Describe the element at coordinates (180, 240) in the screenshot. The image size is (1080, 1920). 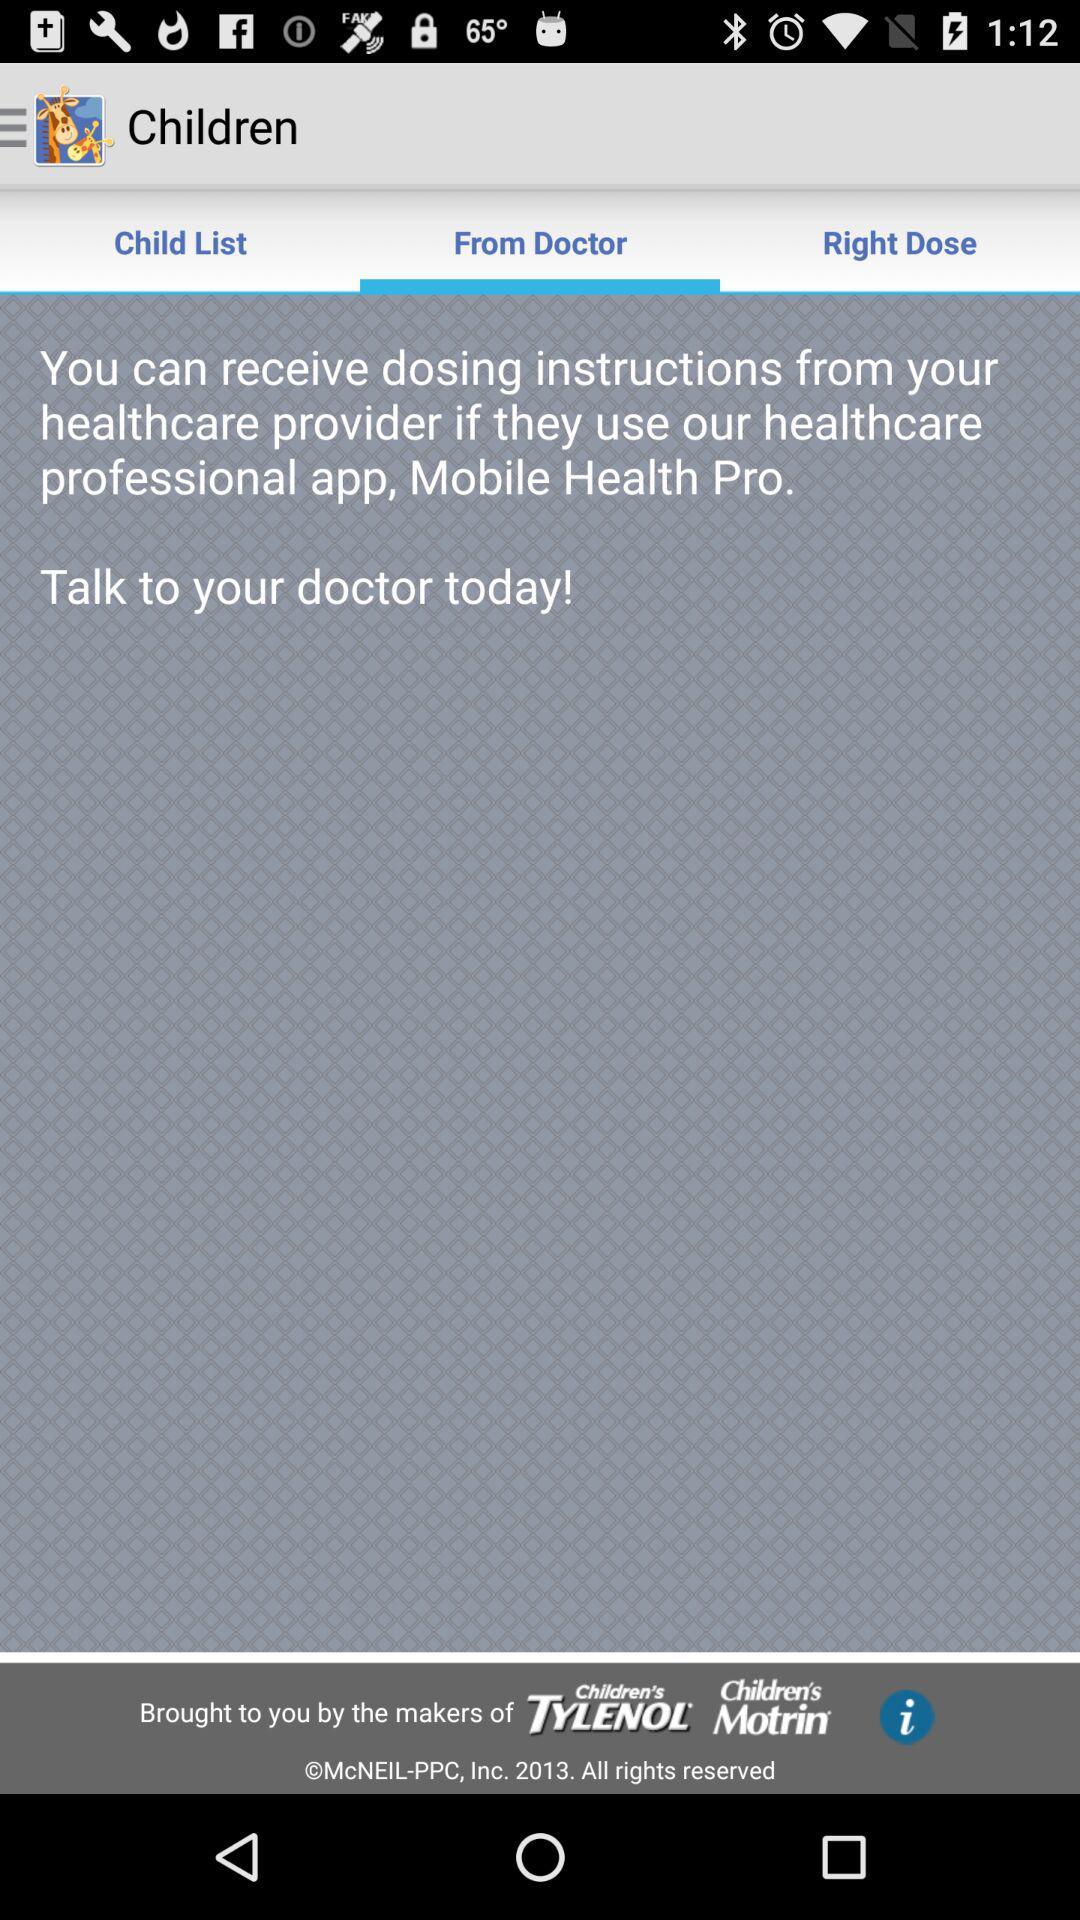
I see `item above the you can receive item` at that location.